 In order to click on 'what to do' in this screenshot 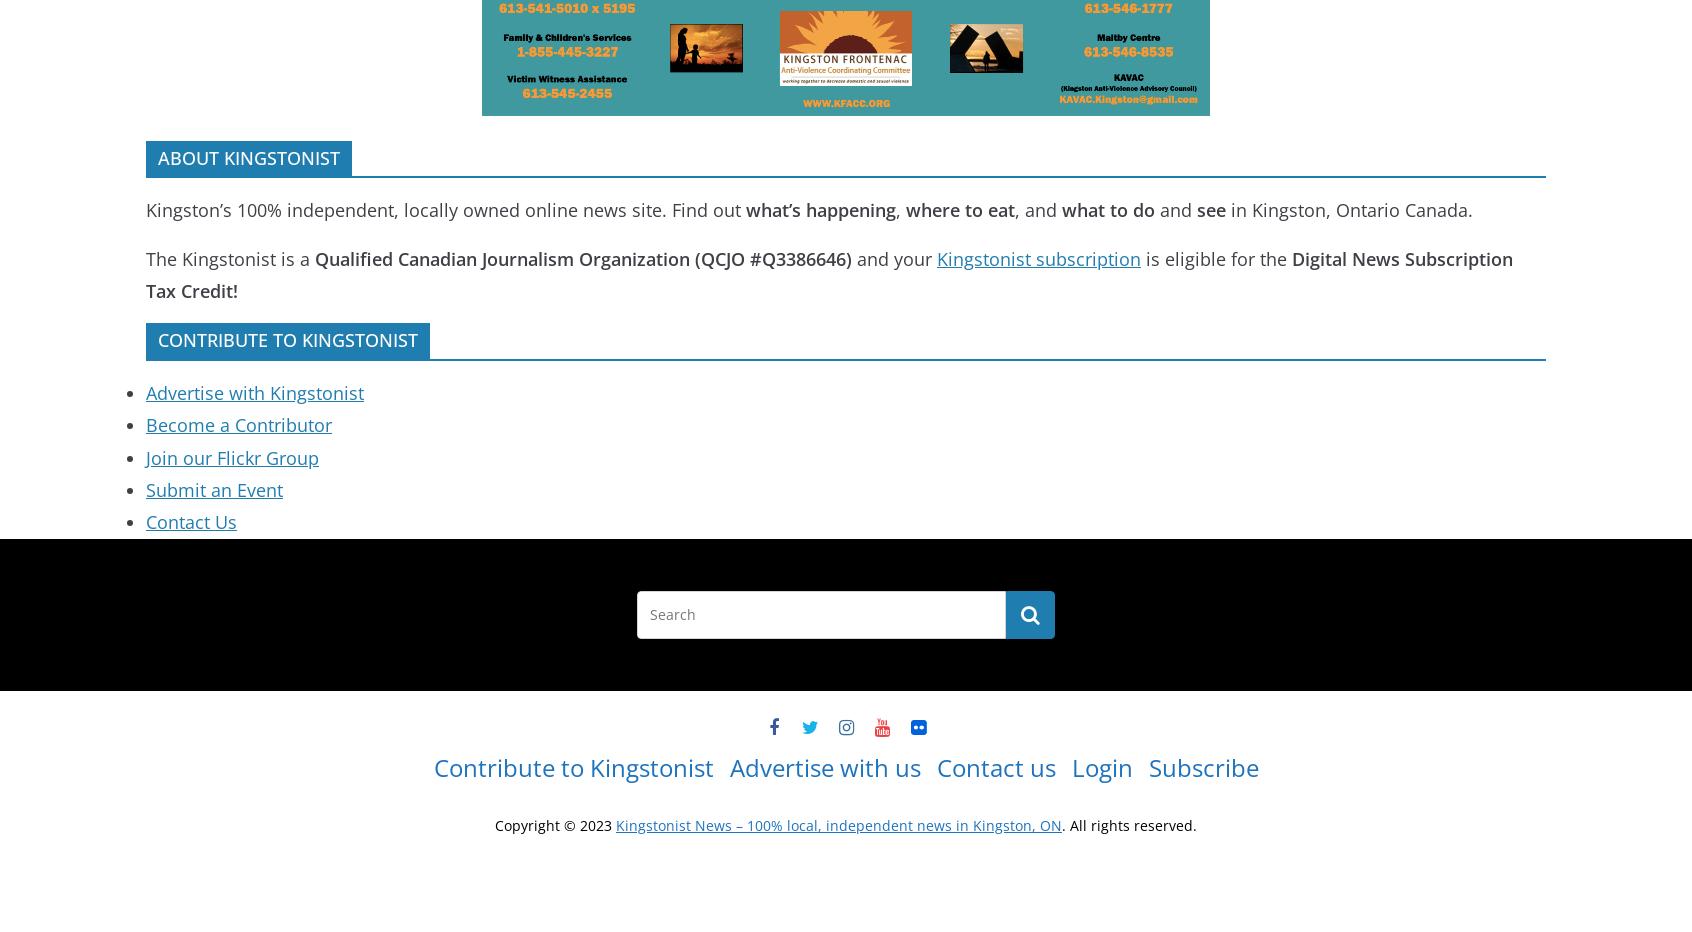, I will do `click(1106, 209)`.